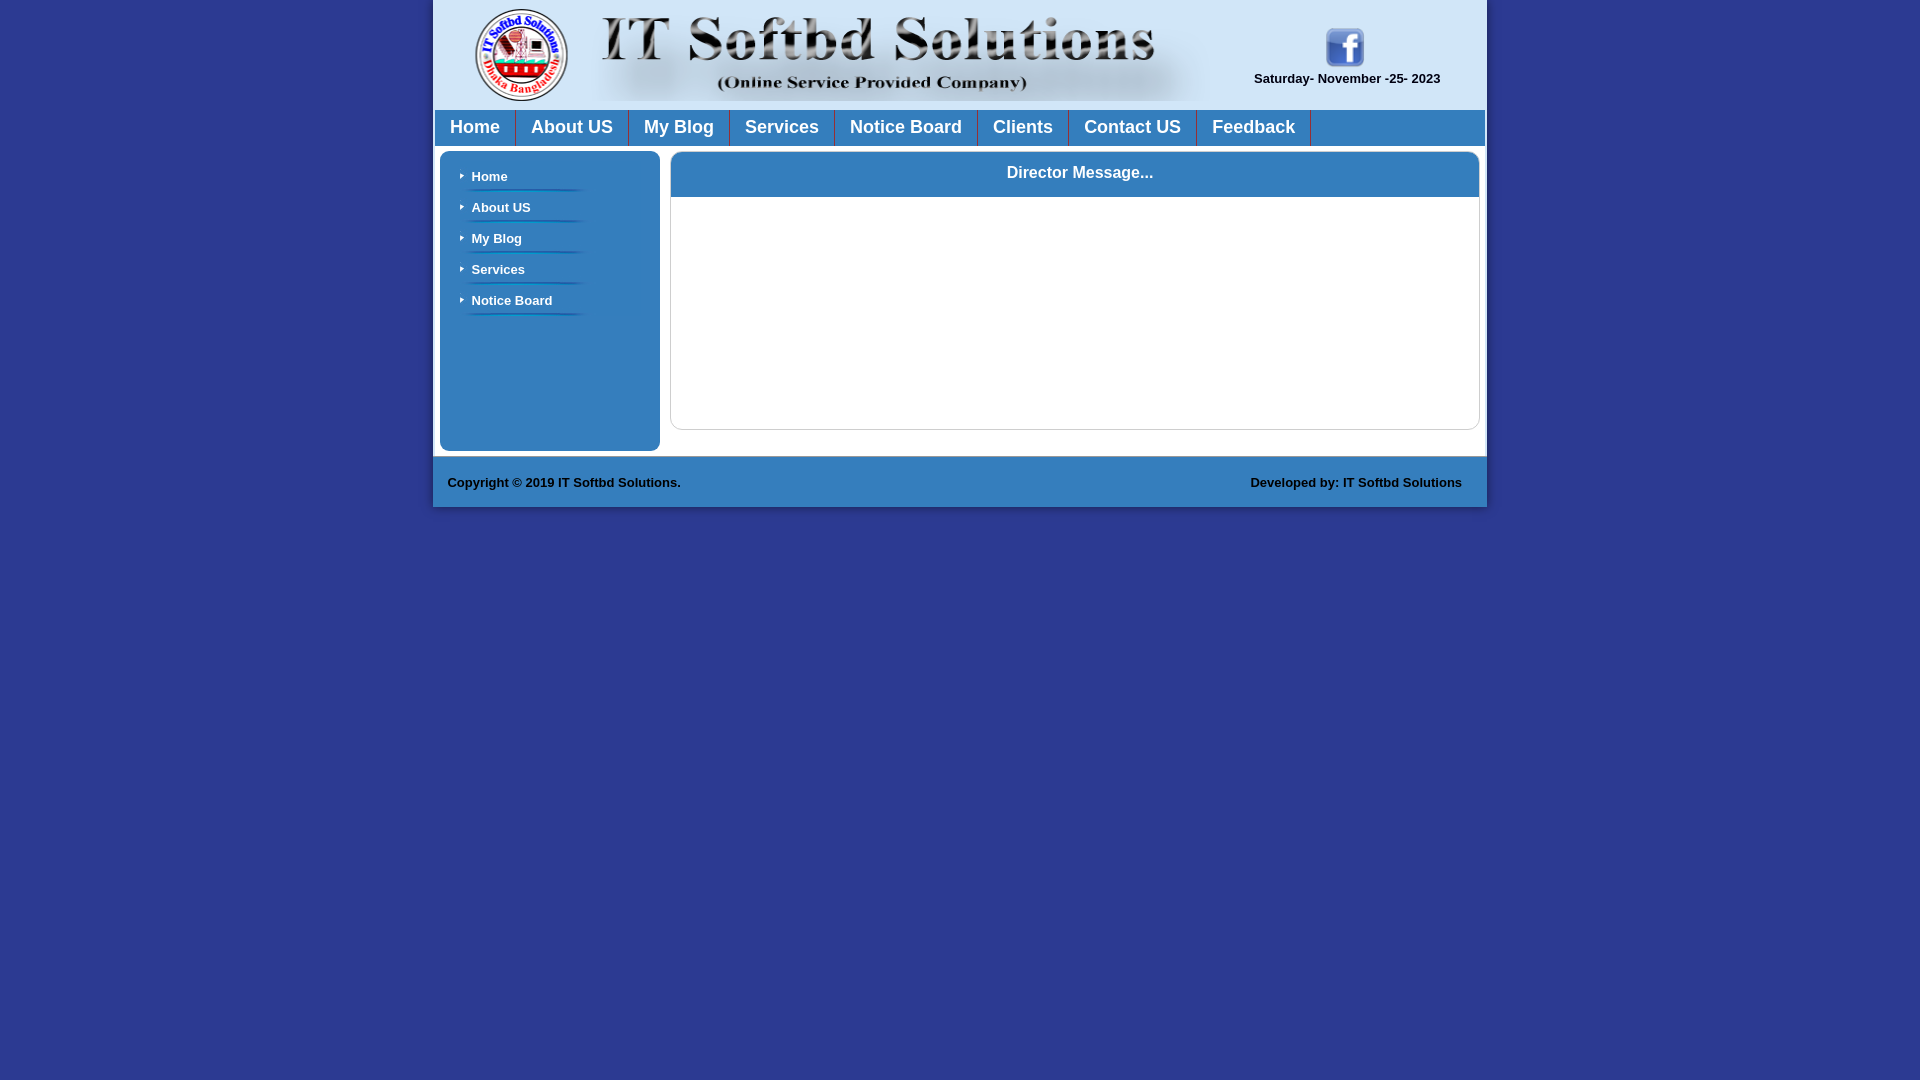  Describe the element at coordinates (445, 268) in the screenshot. I see `'Services'` at that location.